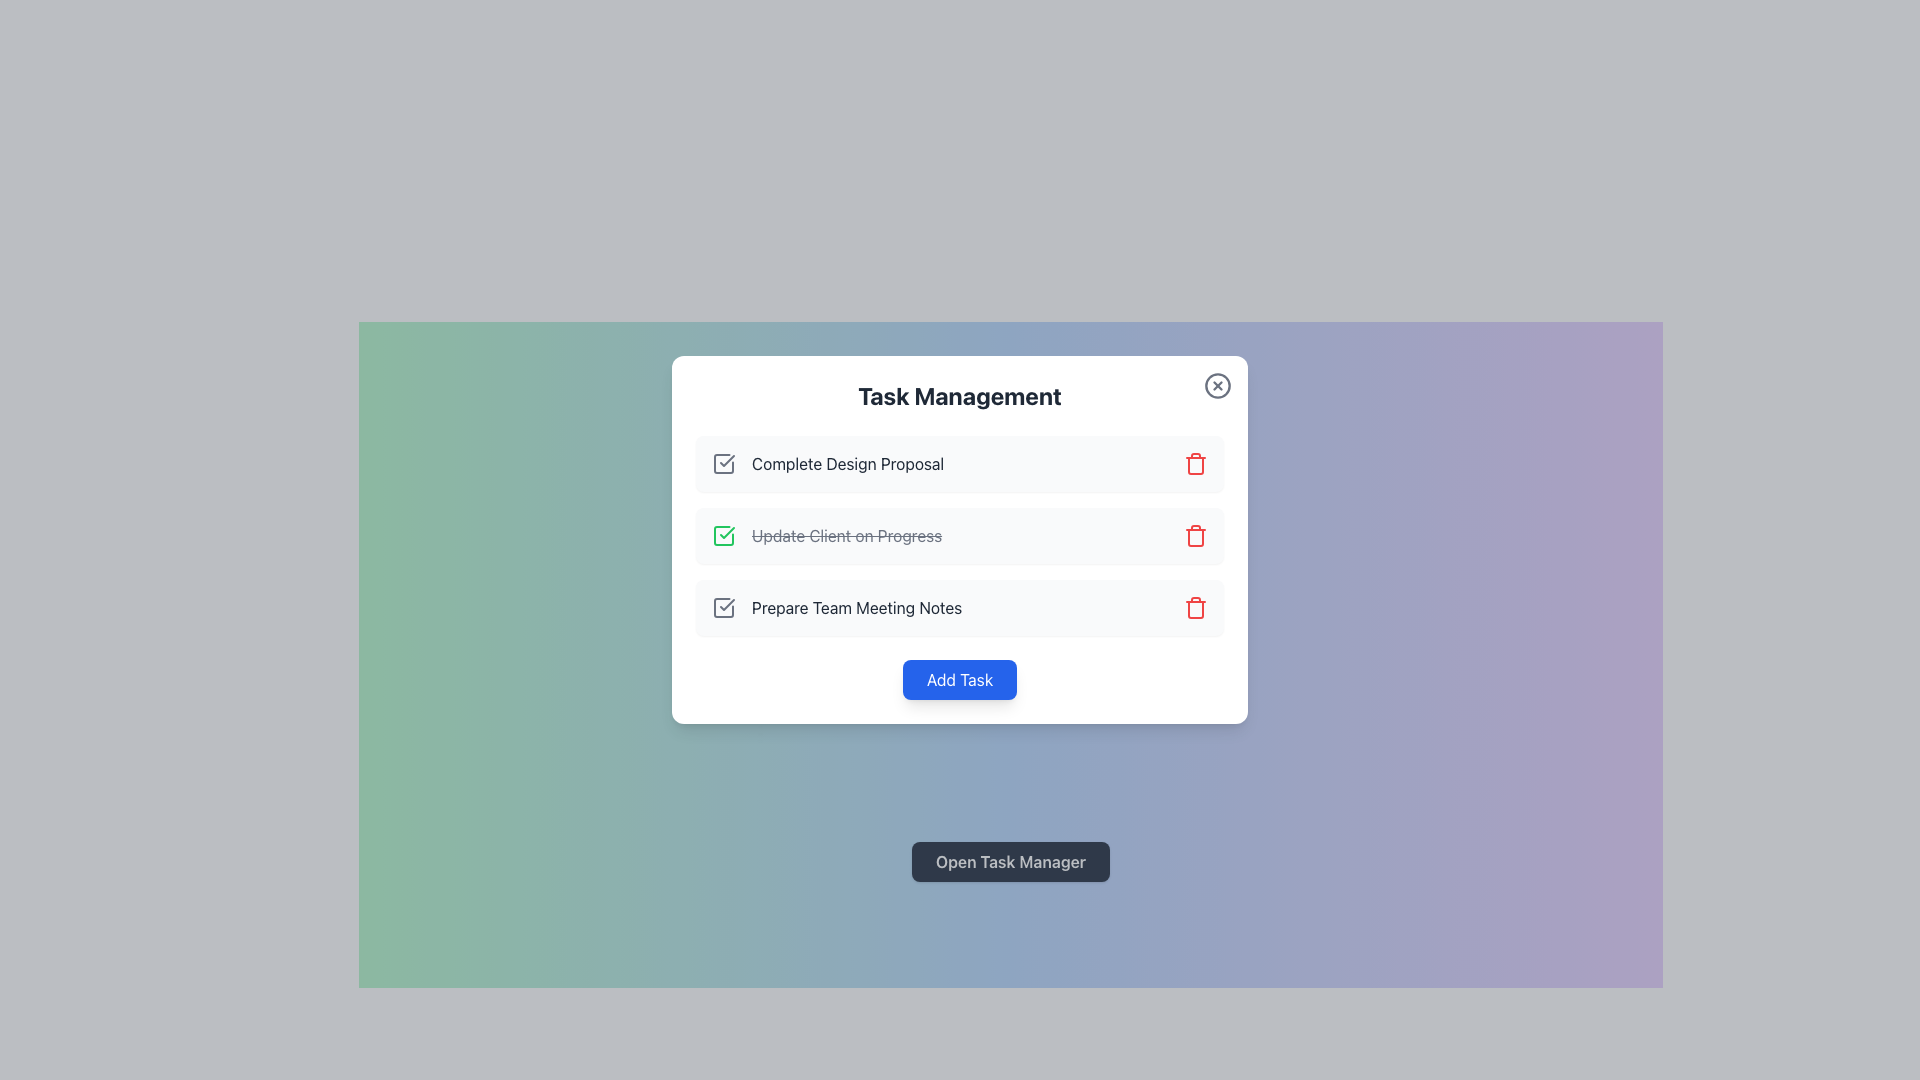  What do you see at coordinates (723, 535) in the screenshot?
I see `the completion status icon located to the left of the 'Update Client on Progress' text for visual feedback if interactive` at bounding box center [723, 535].